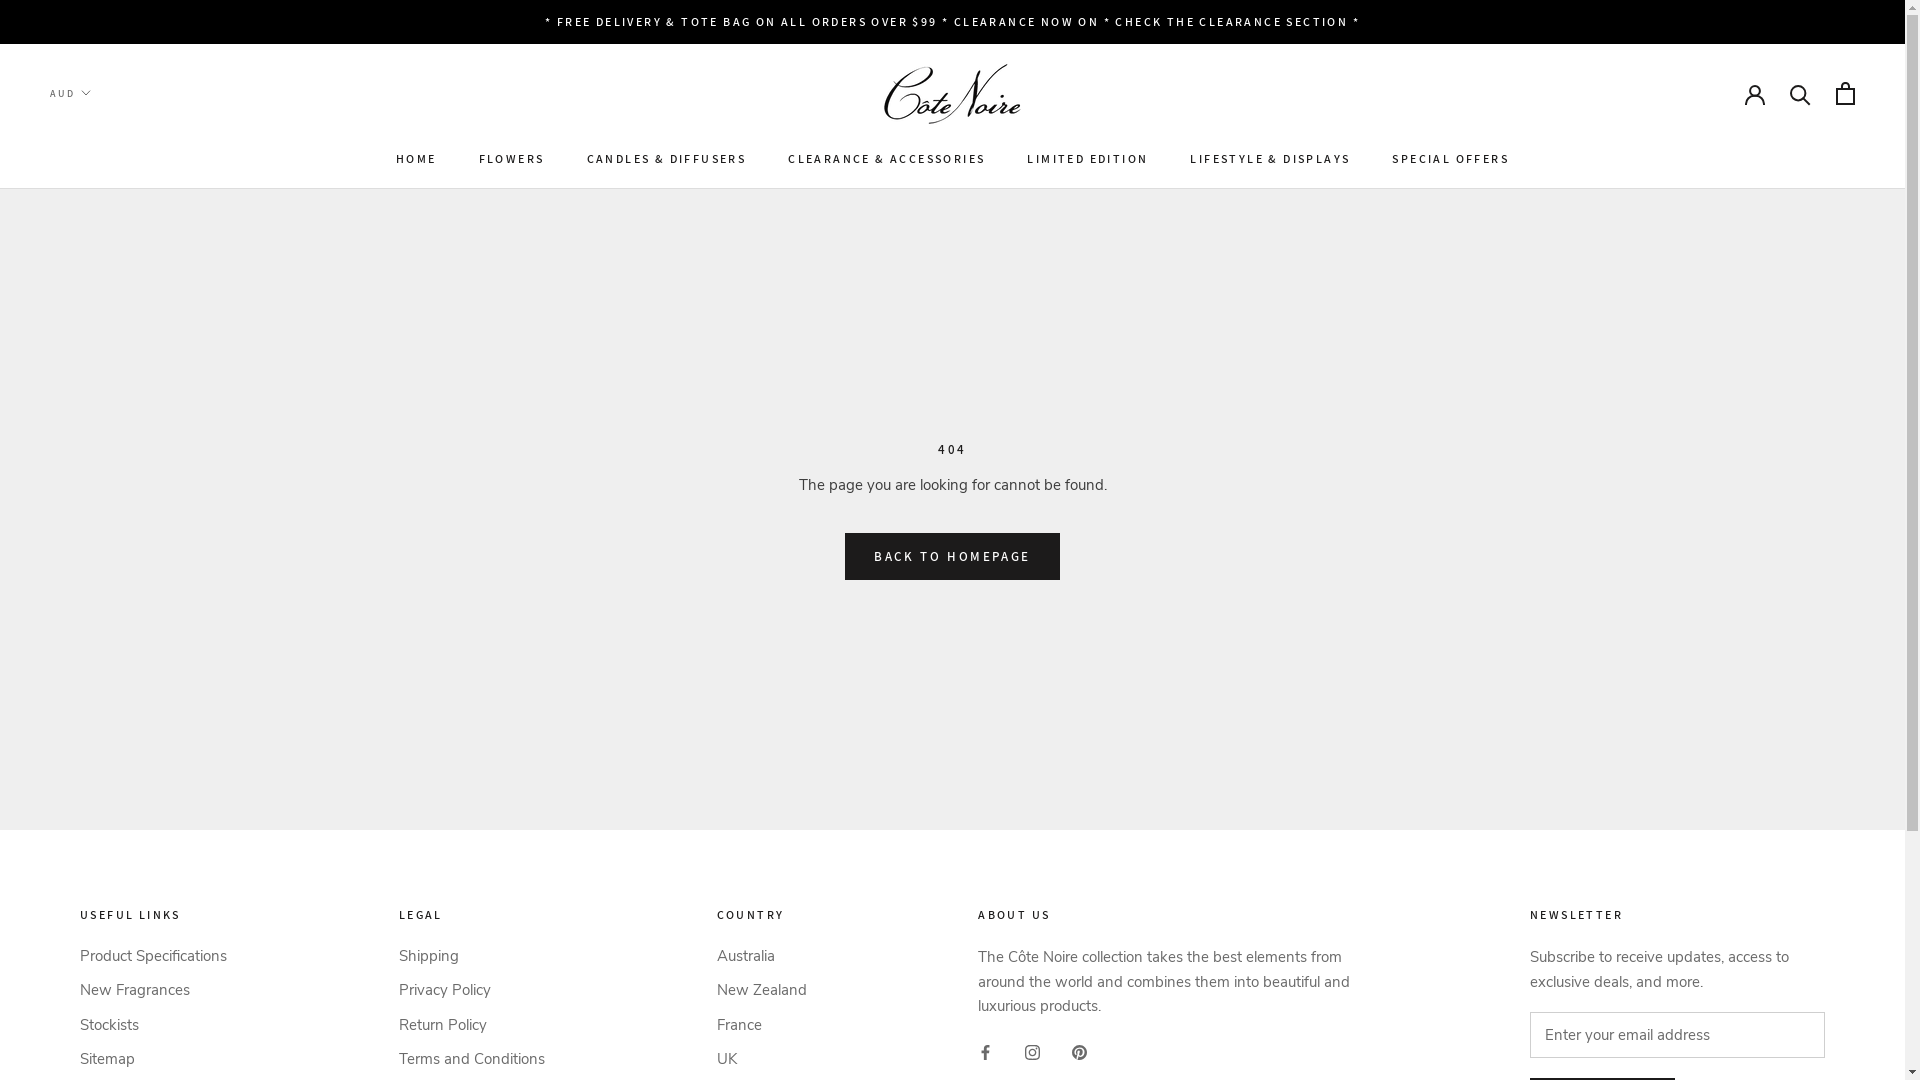  Describe the element at coordinates (760, 990) in the screenshot. I see `'New Zealand'` at that location.